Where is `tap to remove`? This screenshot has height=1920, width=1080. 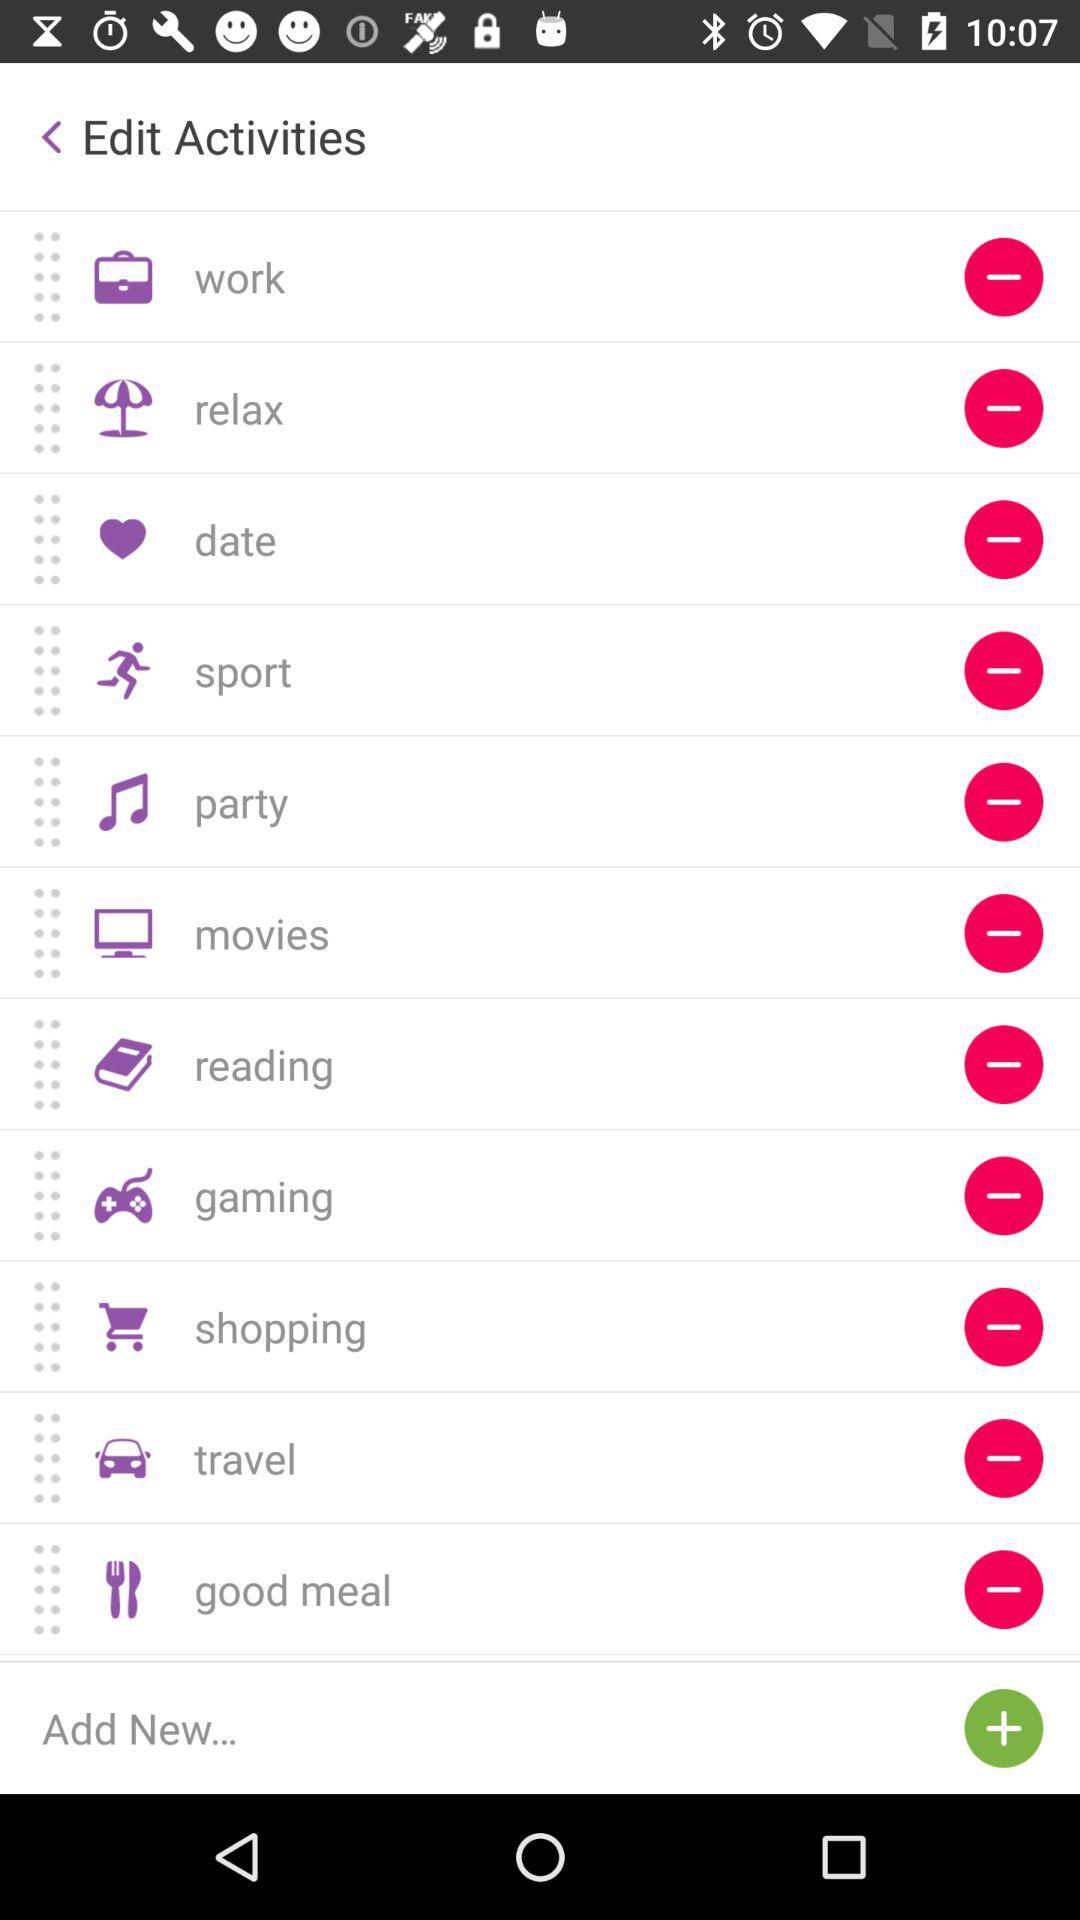 tap to remove is located at coordinates (1003, 1657).